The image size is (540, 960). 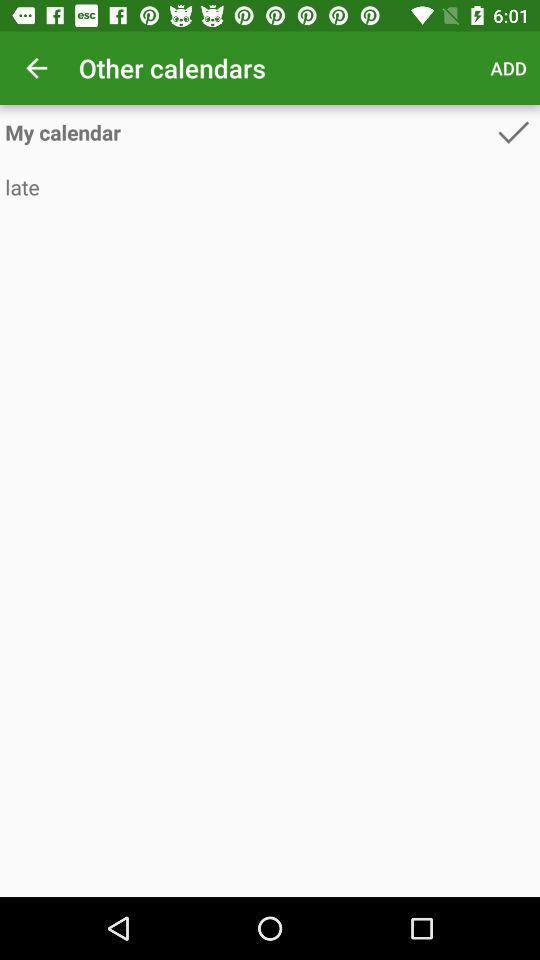 What do you see at coordinates (508, 68) in the screenshot?
I see `the icon above the my calendar icon` at bounding box center [508, 68].